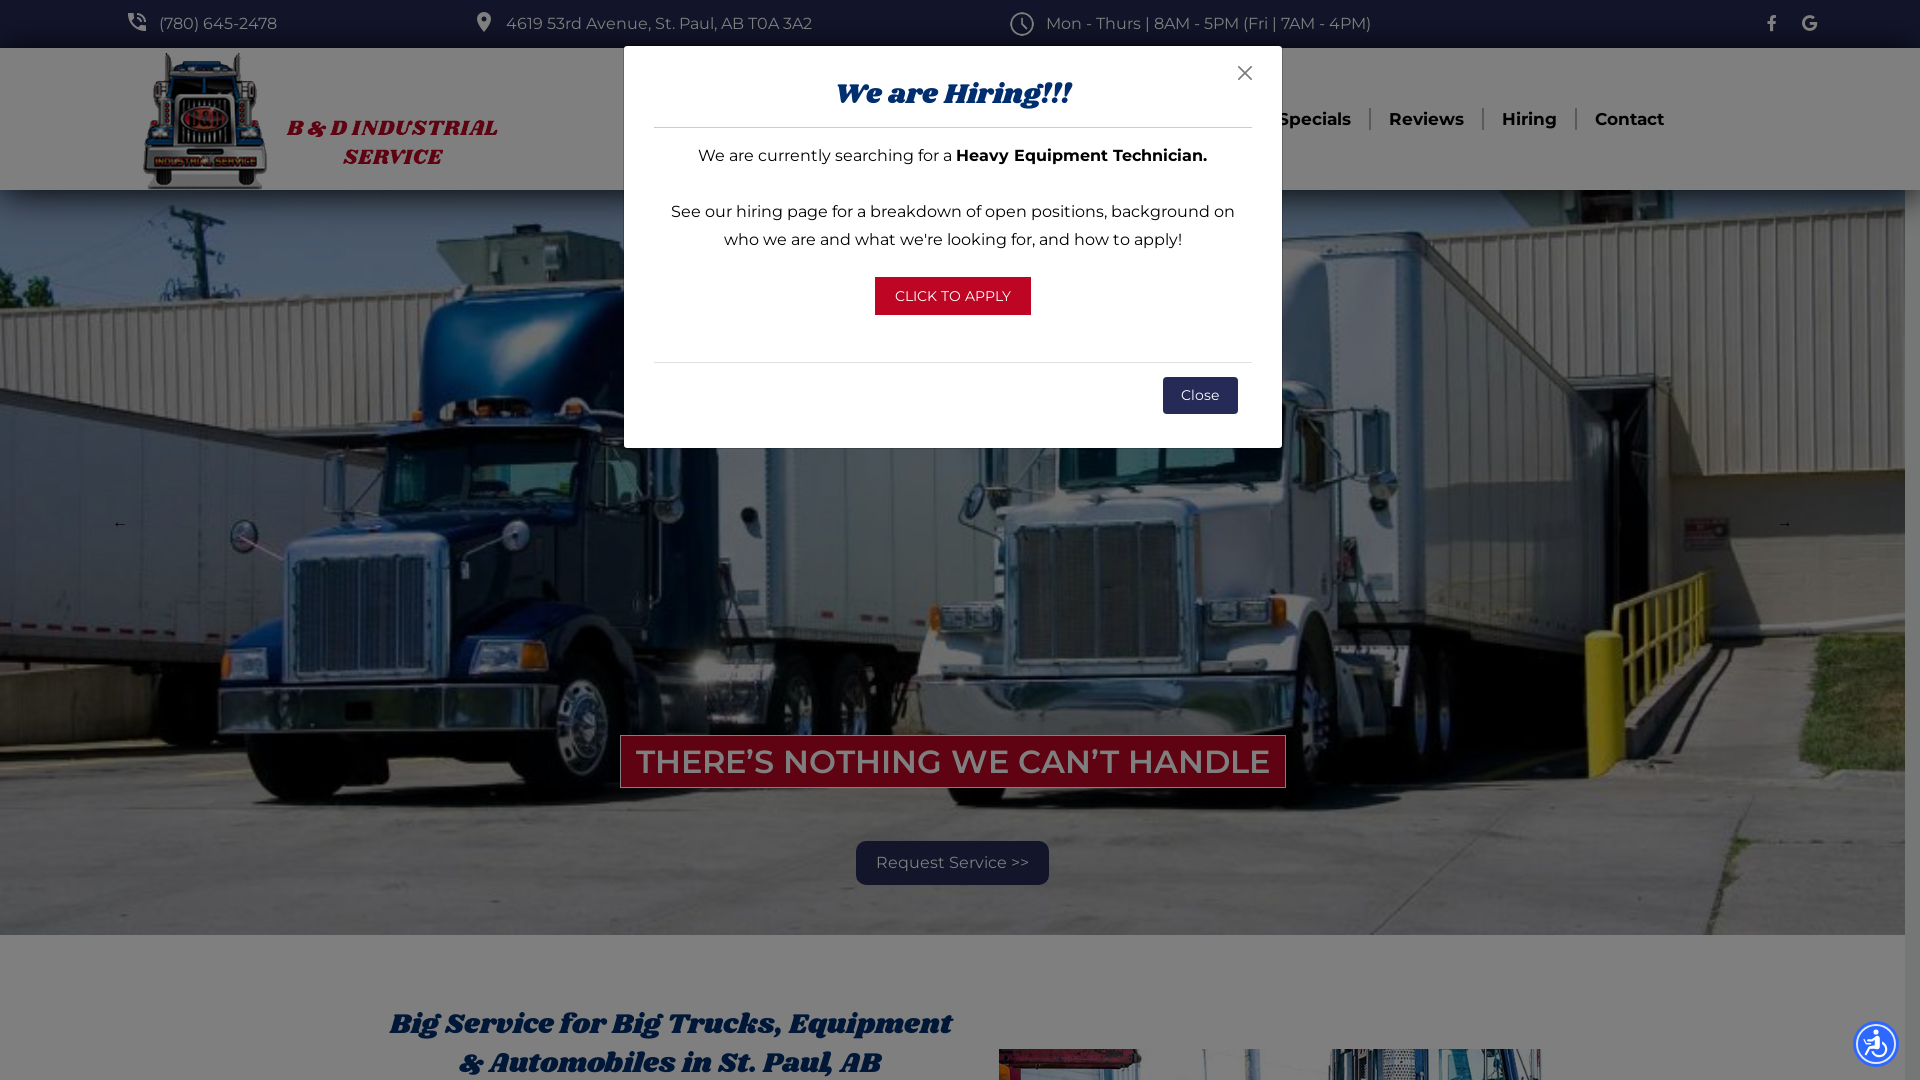 The height and width of the screenshot is (1080, 1920). What do you see at coordinates (157, 23) in the screenshot?
I see `'(780) 645-2478'` at bounding box center [157, 23].